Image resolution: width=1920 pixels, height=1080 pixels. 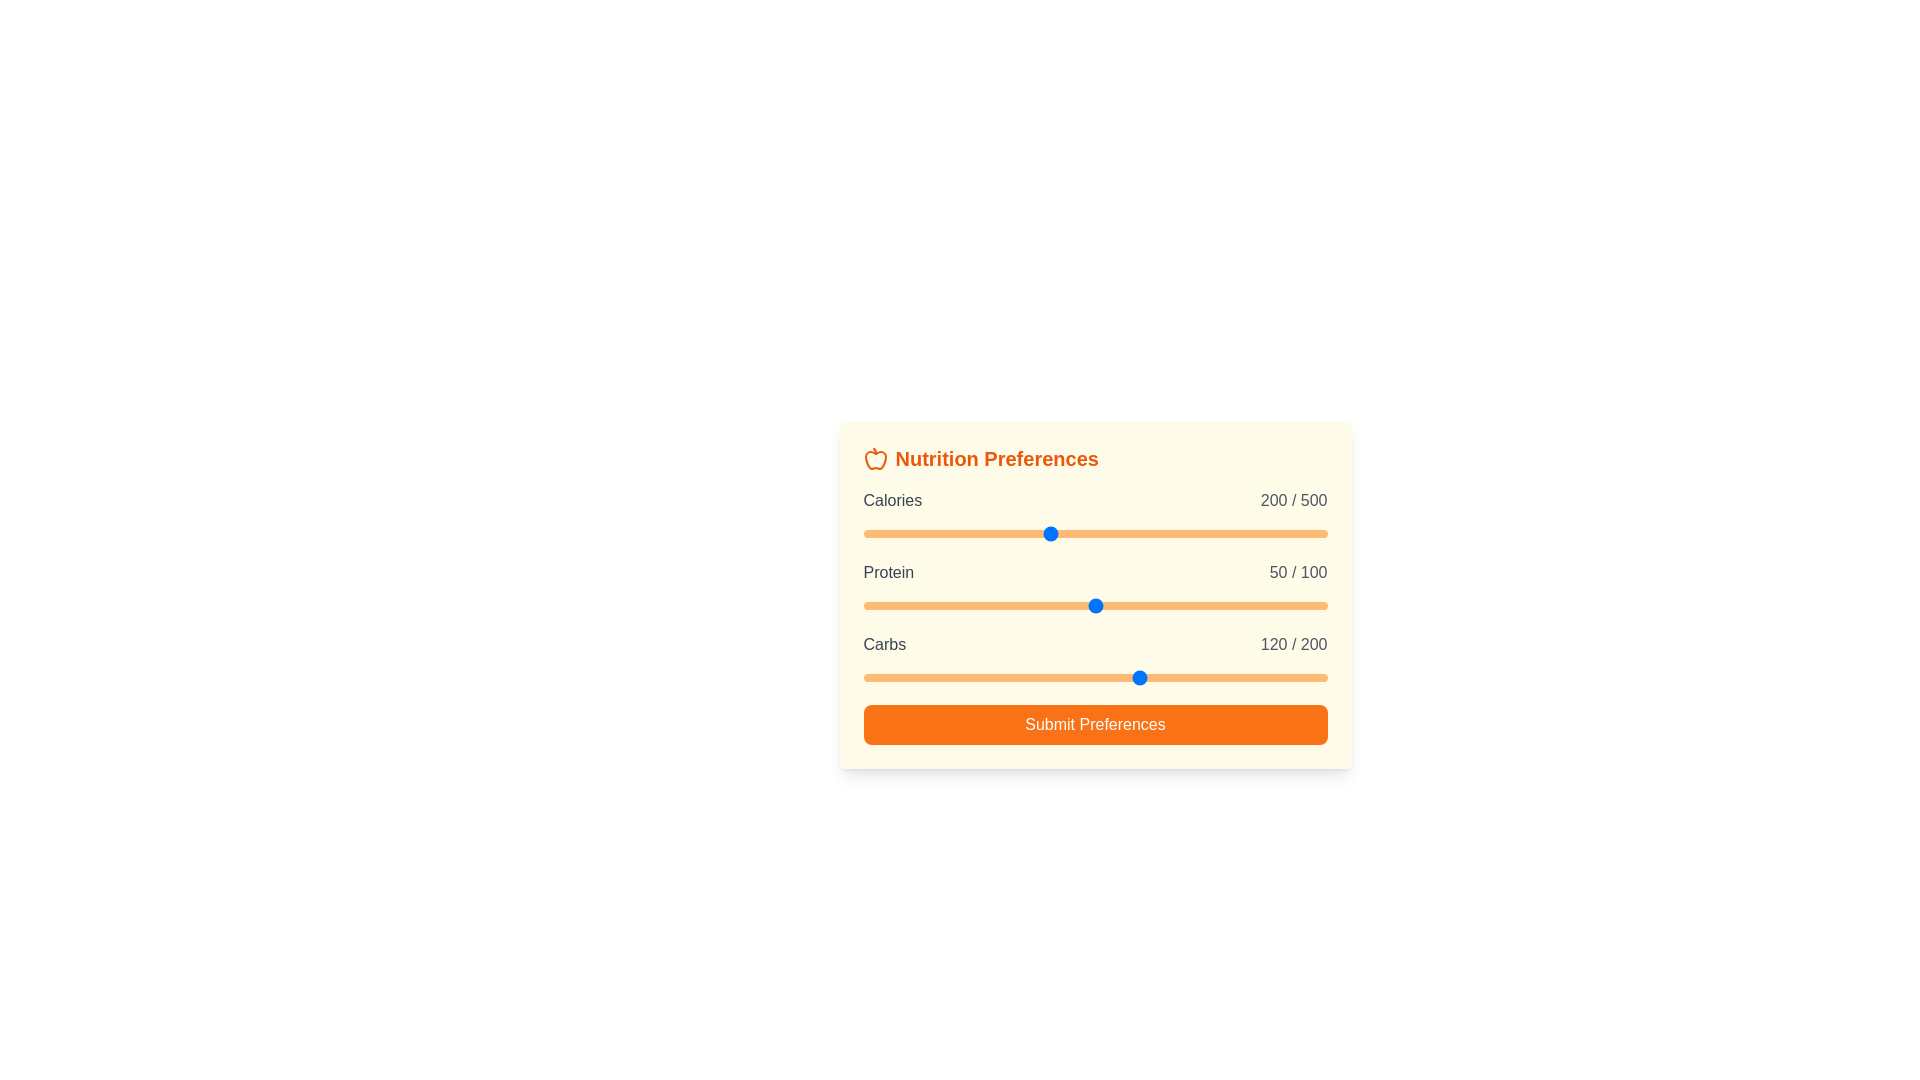 What do you see at coordinates (1261, 604) in the screenshot?
I see `the protein value` at bounding box center [1261, 604].